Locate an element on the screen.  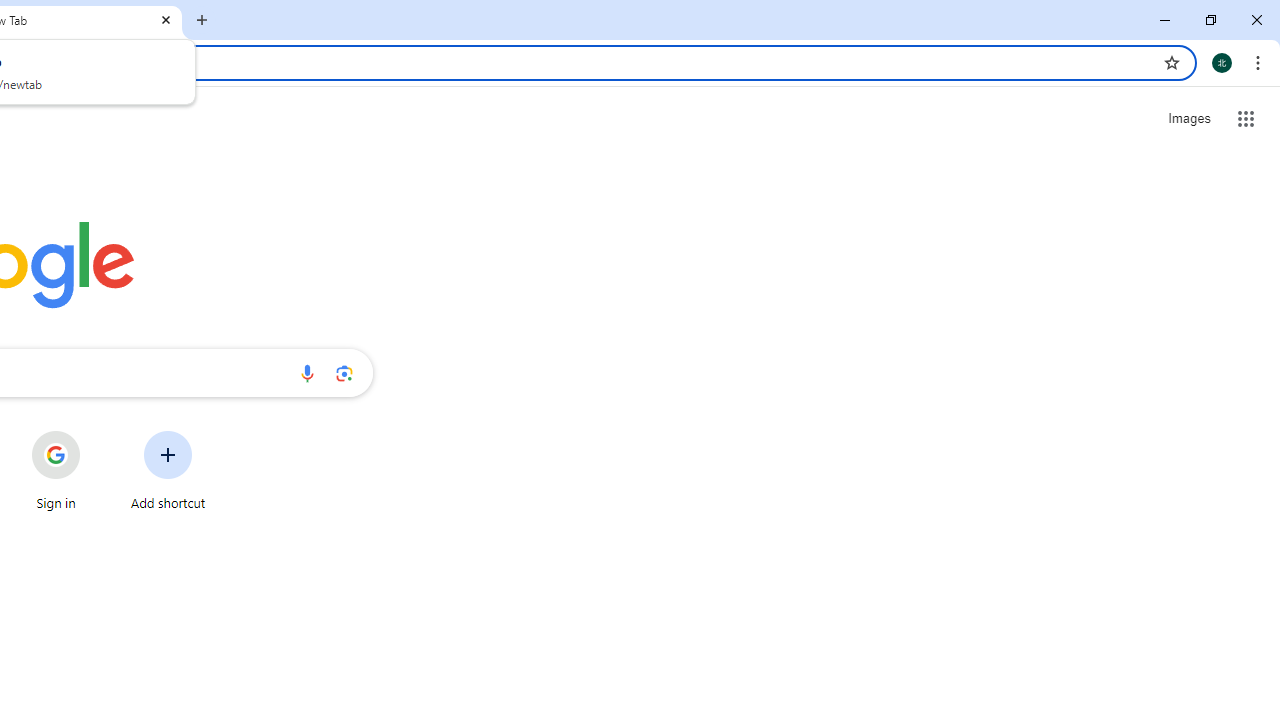
'More actions for Sign in shortcut' is located at coordinates (95, 432).